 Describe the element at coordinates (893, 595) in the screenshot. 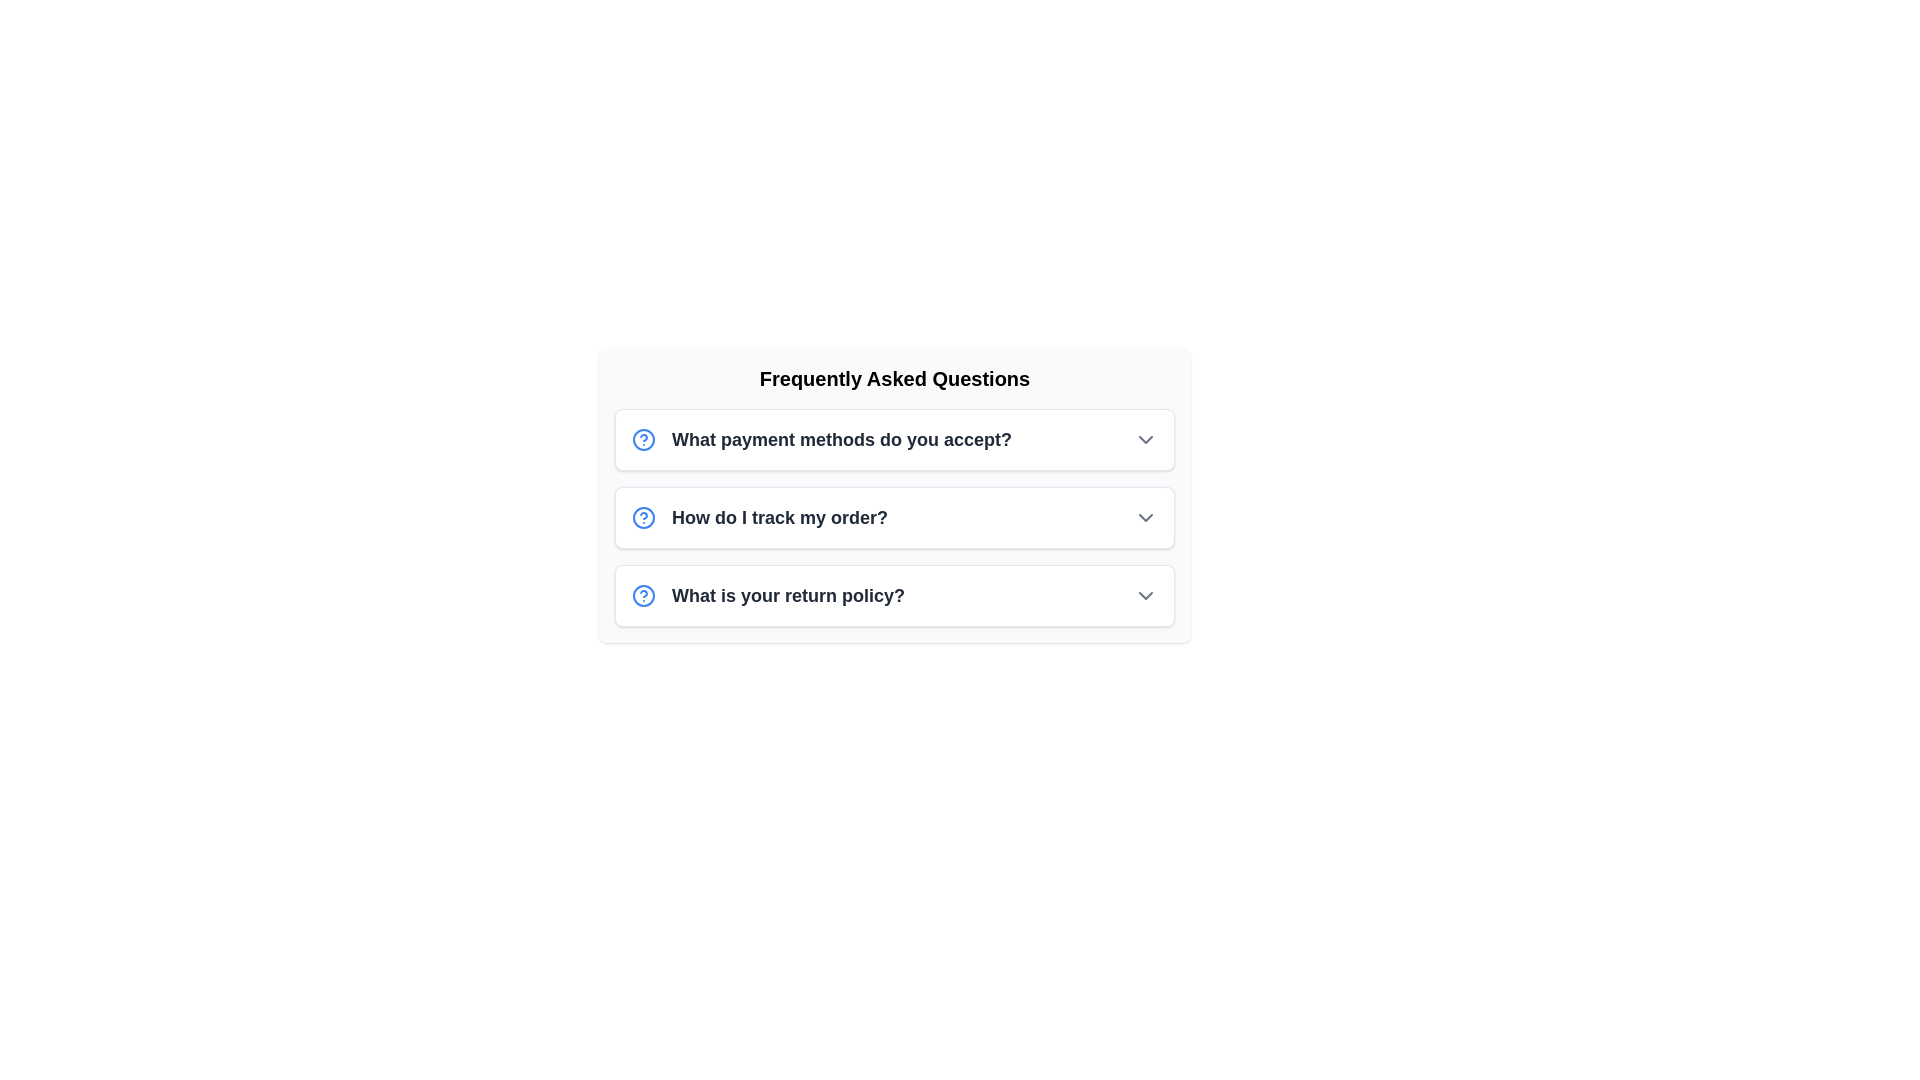

I see `the third item in the FAQ section` at that location.